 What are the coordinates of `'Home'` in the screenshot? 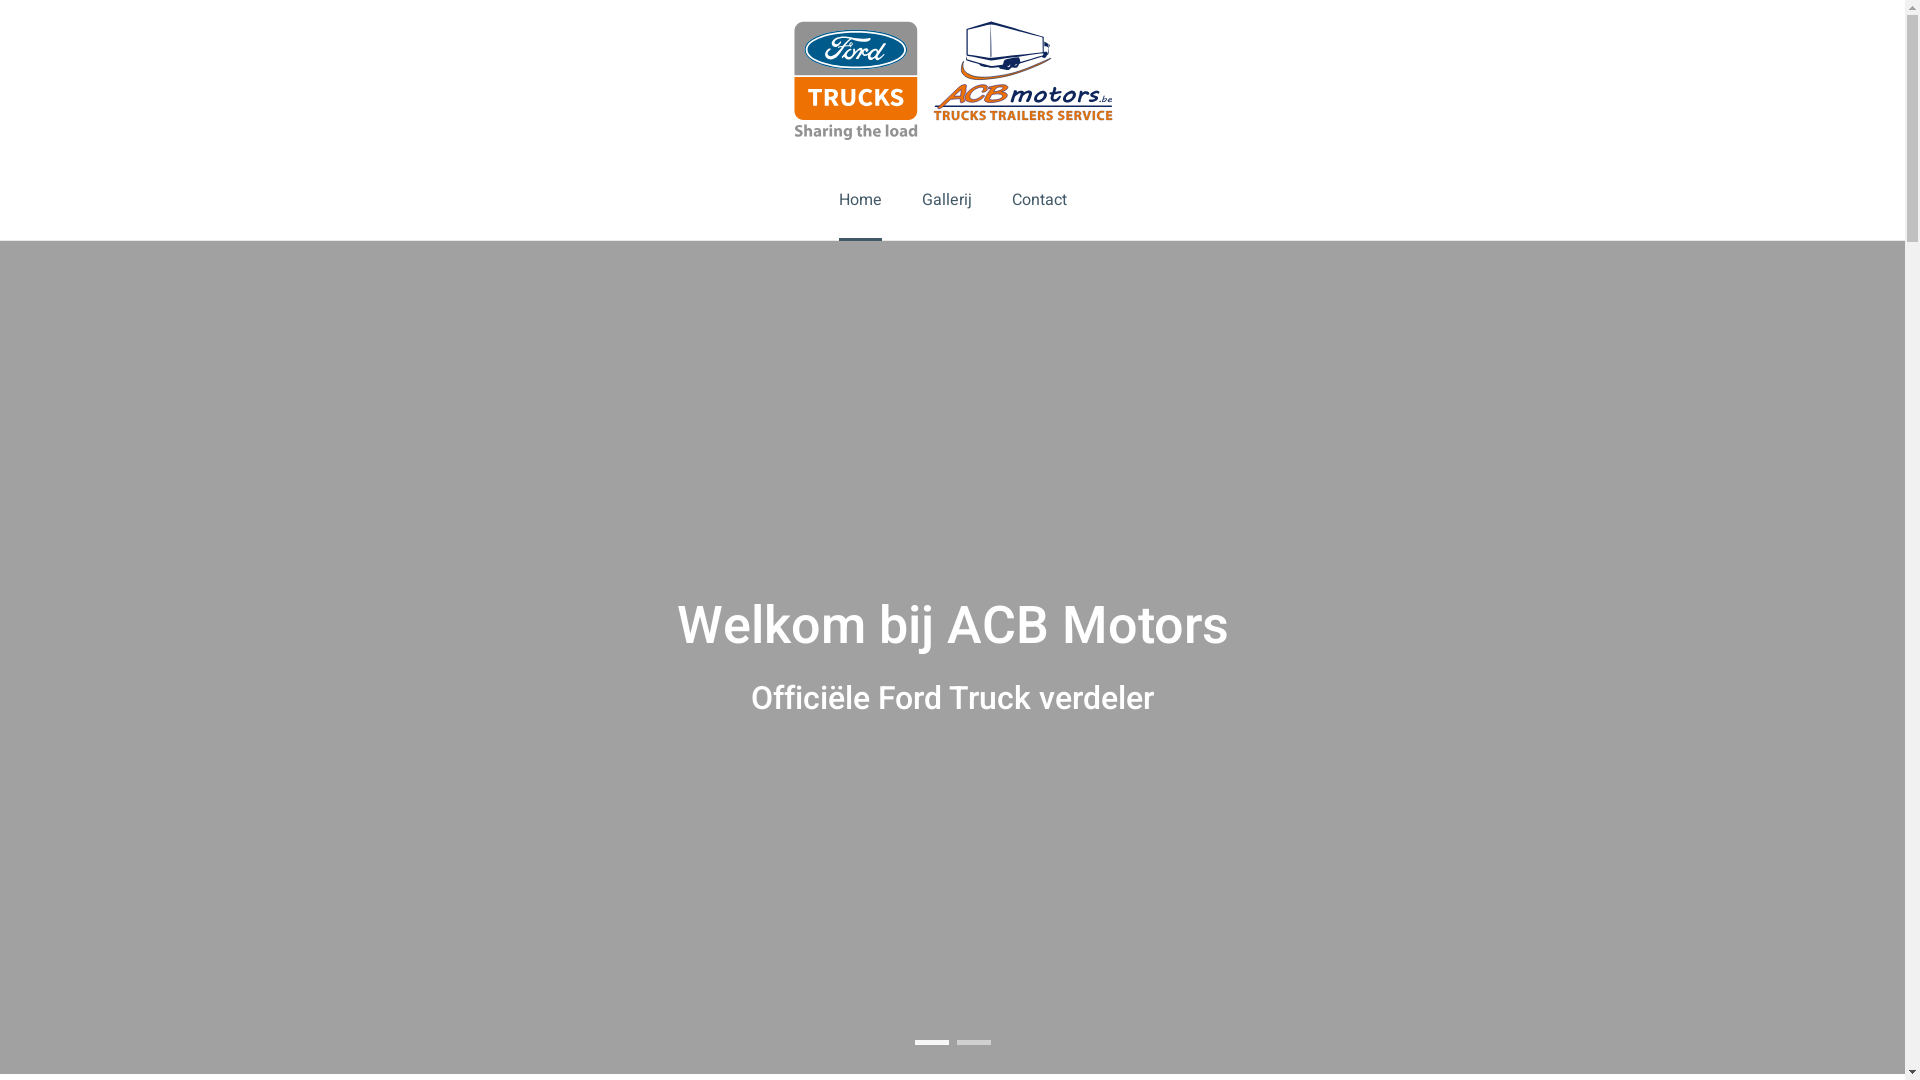 It's located at (859, 200).